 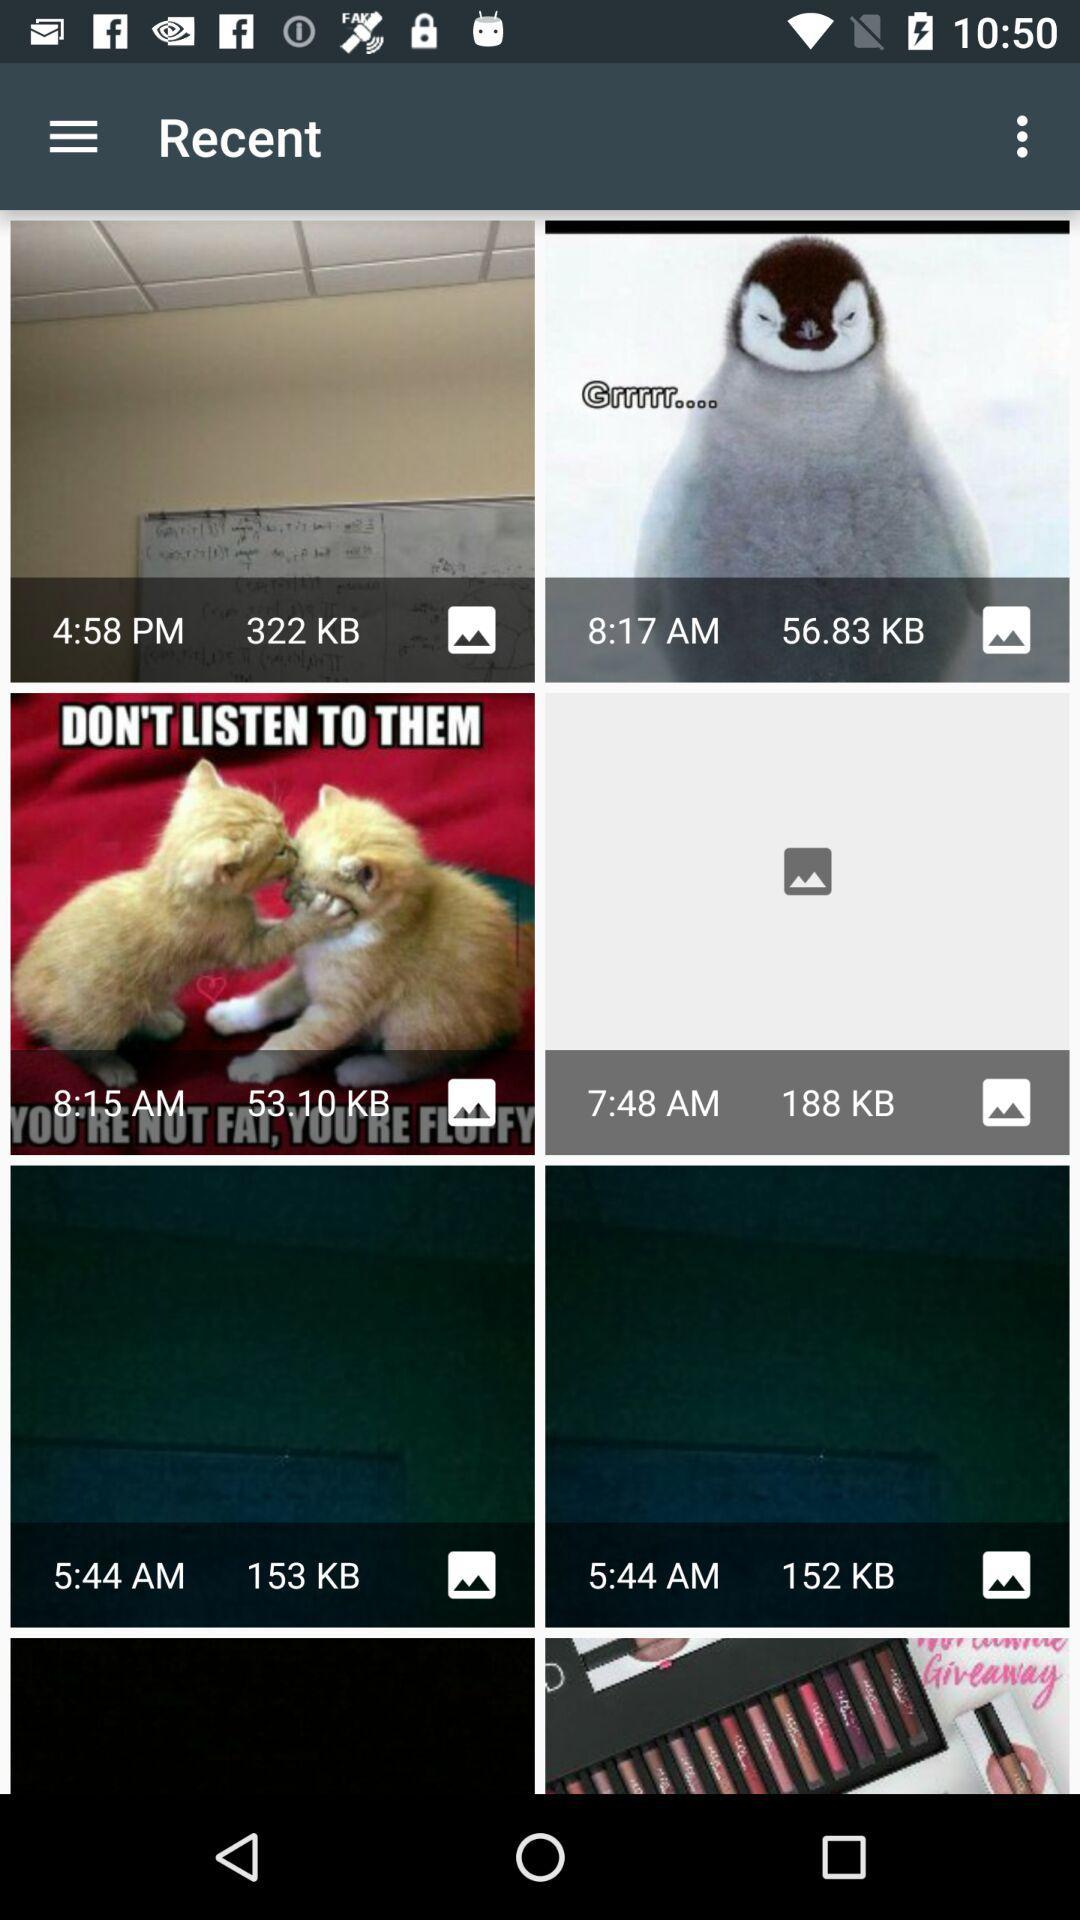 What do you see at coordinates (1027, 135) in the screenshot?
I see `app next to recent app` at bounding box center [1027, 135].